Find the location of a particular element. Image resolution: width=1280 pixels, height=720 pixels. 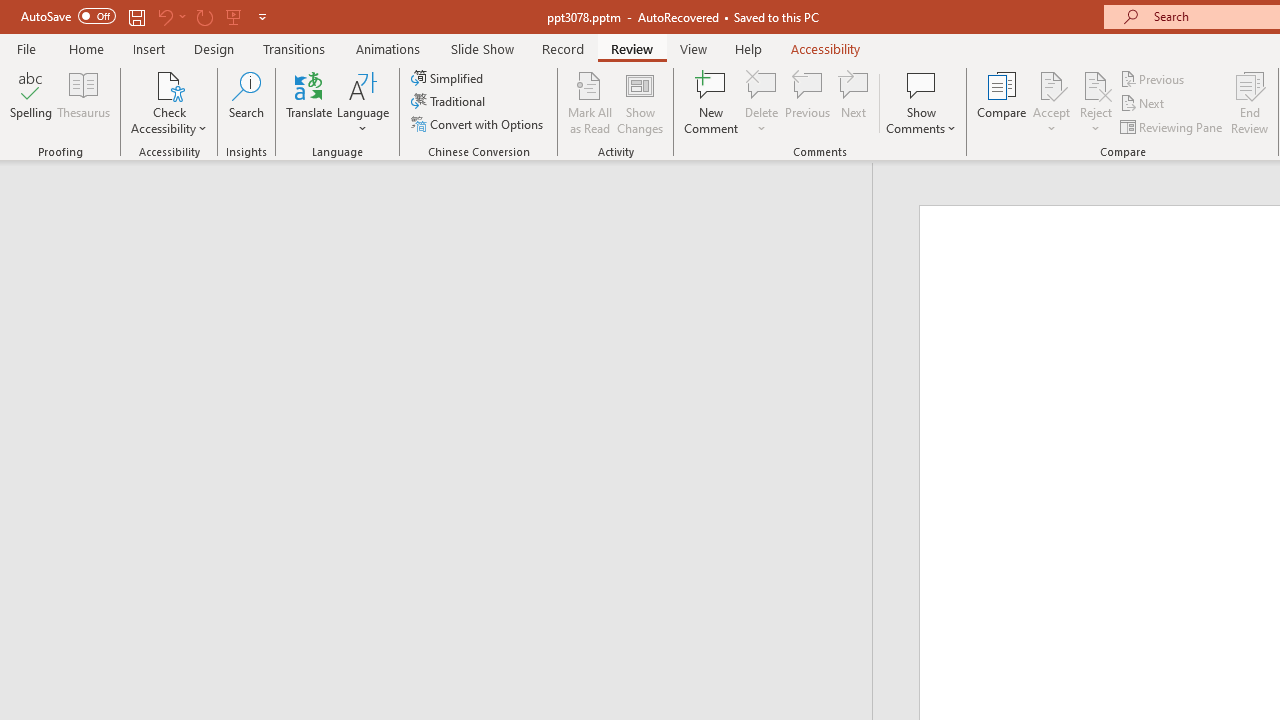

'Check Accessibility' is located at coordinates (169, 84).